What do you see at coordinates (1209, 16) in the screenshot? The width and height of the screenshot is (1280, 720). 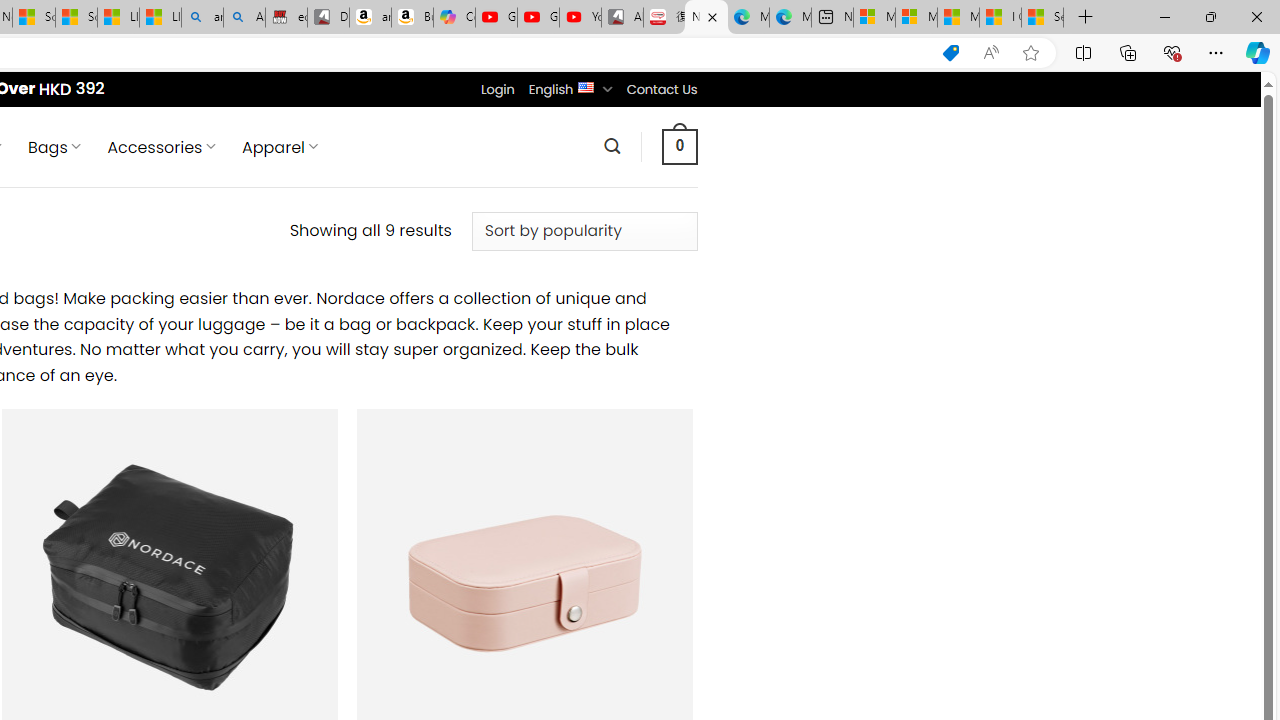 I see `'Restore'` at bounding box center [1209, 16].